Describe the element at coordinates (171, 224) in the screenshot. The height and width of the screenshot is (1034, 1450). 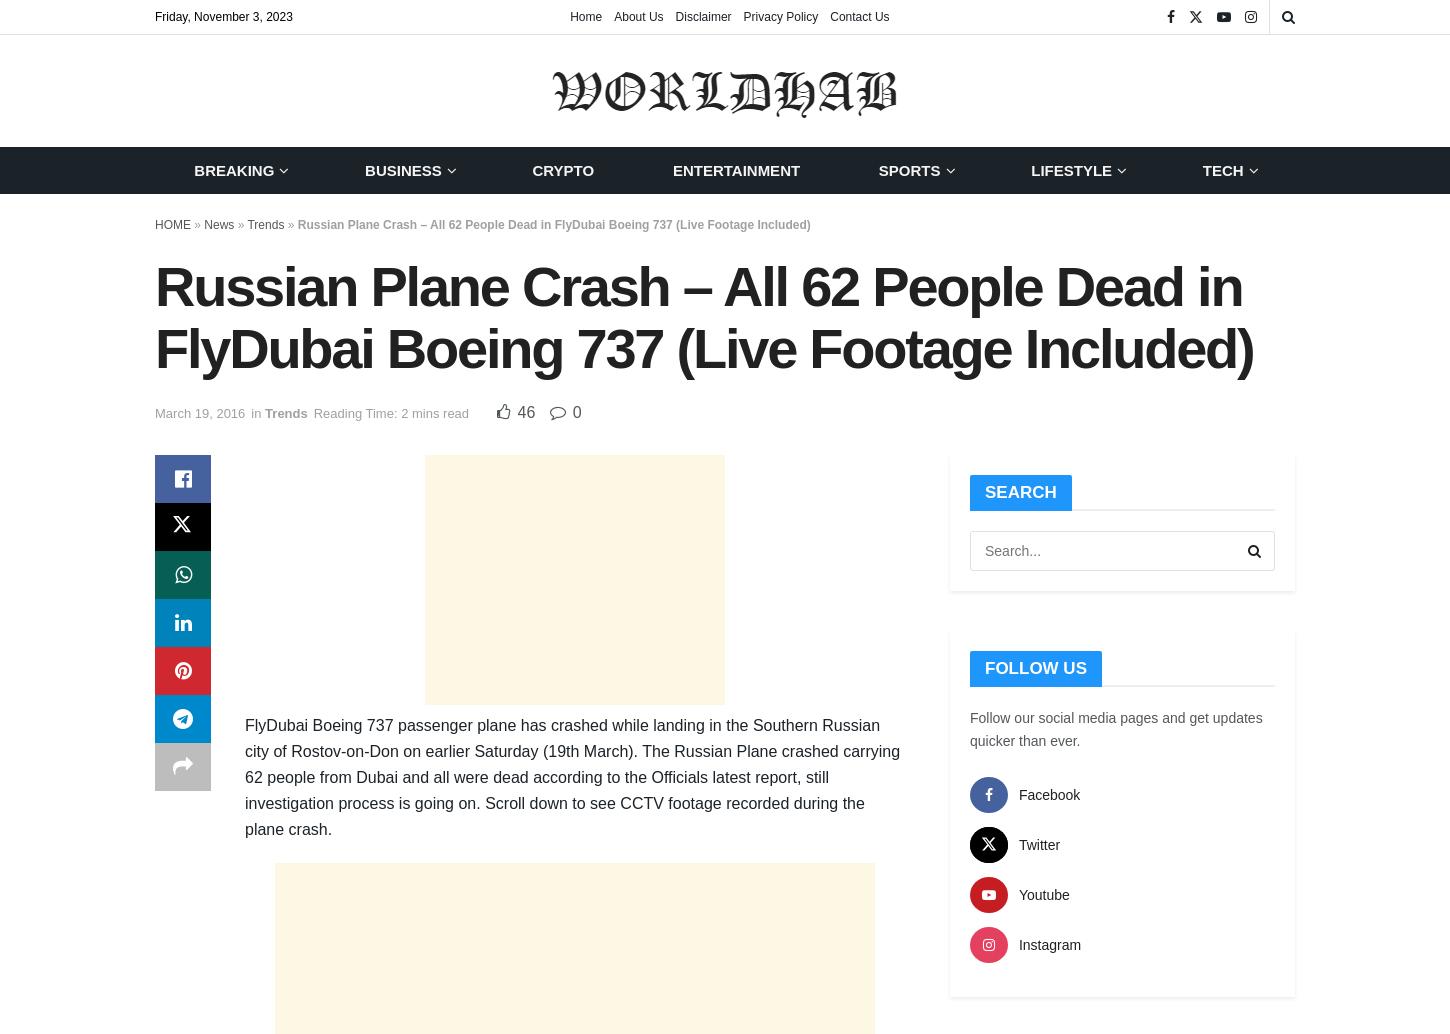
I see `'HOME'` at that location.